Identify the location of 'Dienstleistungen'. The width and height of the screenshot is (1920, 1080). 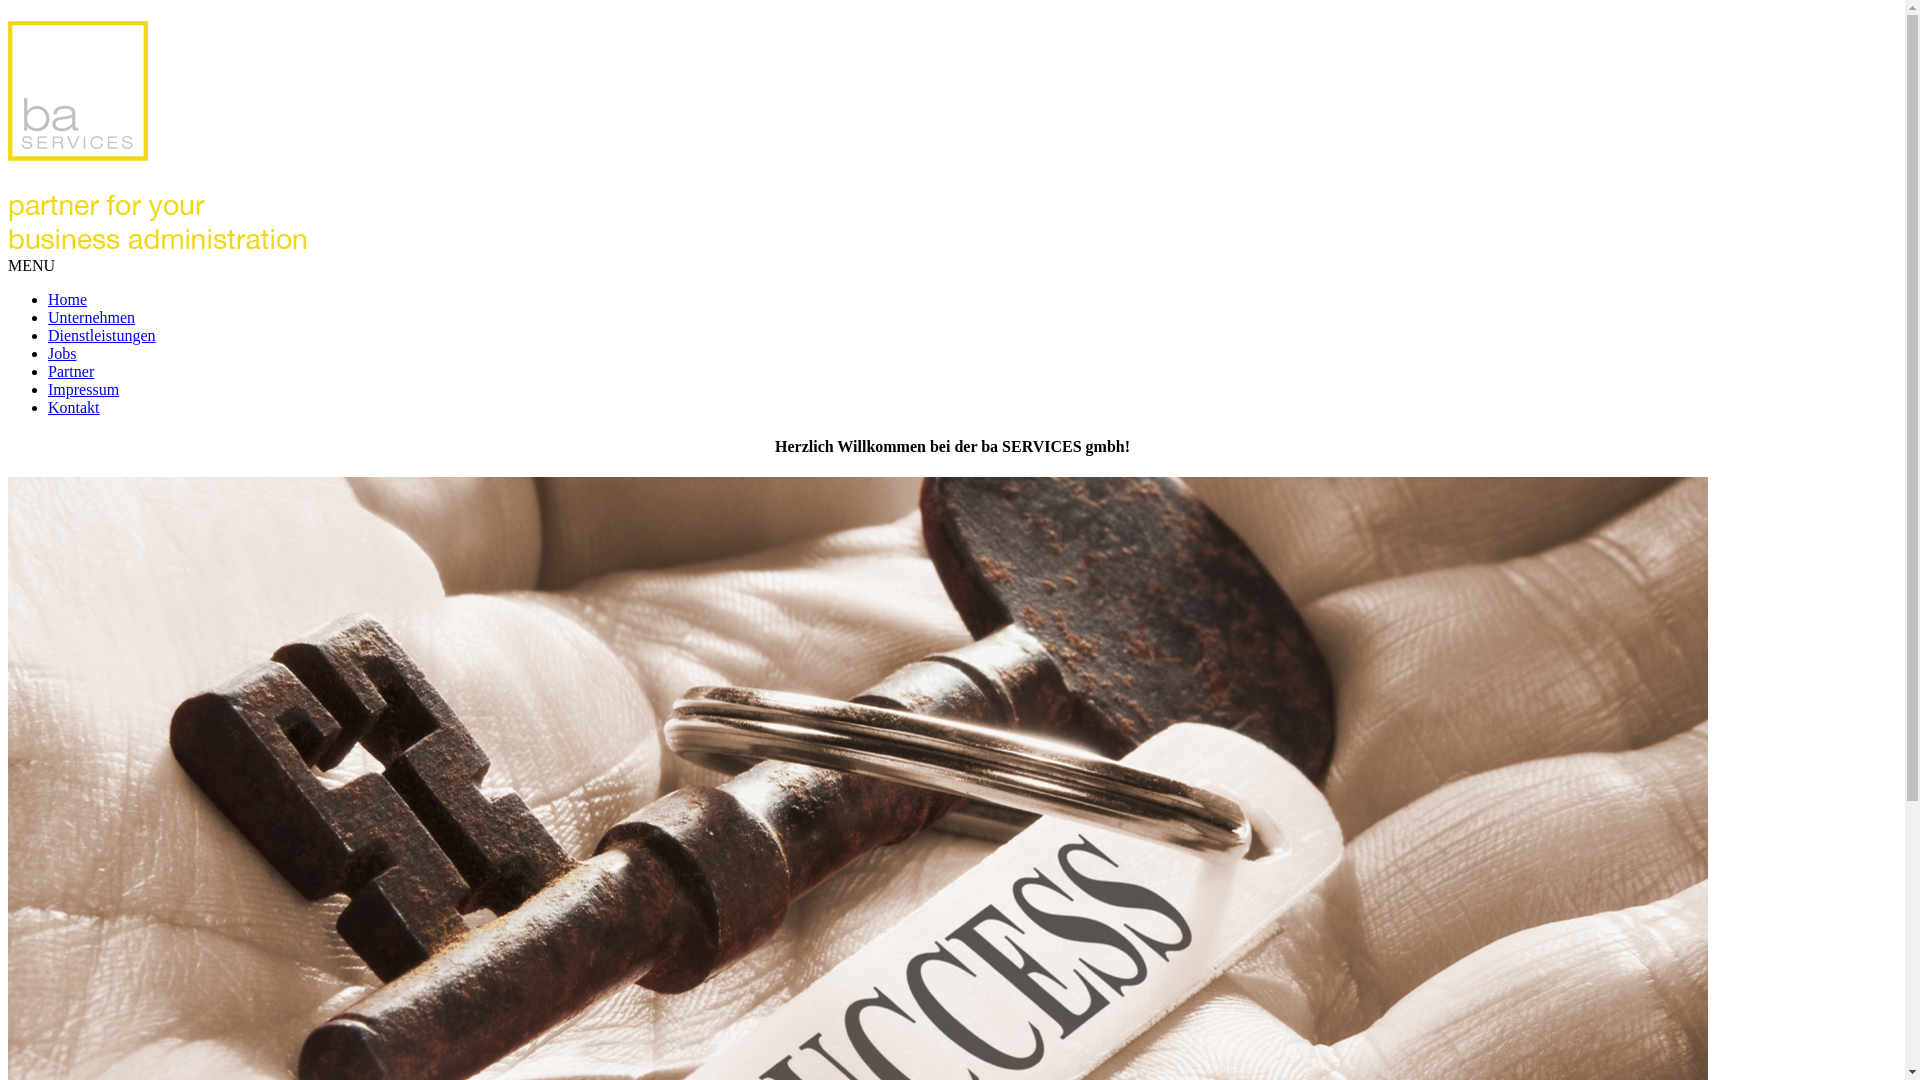
(100, 334).